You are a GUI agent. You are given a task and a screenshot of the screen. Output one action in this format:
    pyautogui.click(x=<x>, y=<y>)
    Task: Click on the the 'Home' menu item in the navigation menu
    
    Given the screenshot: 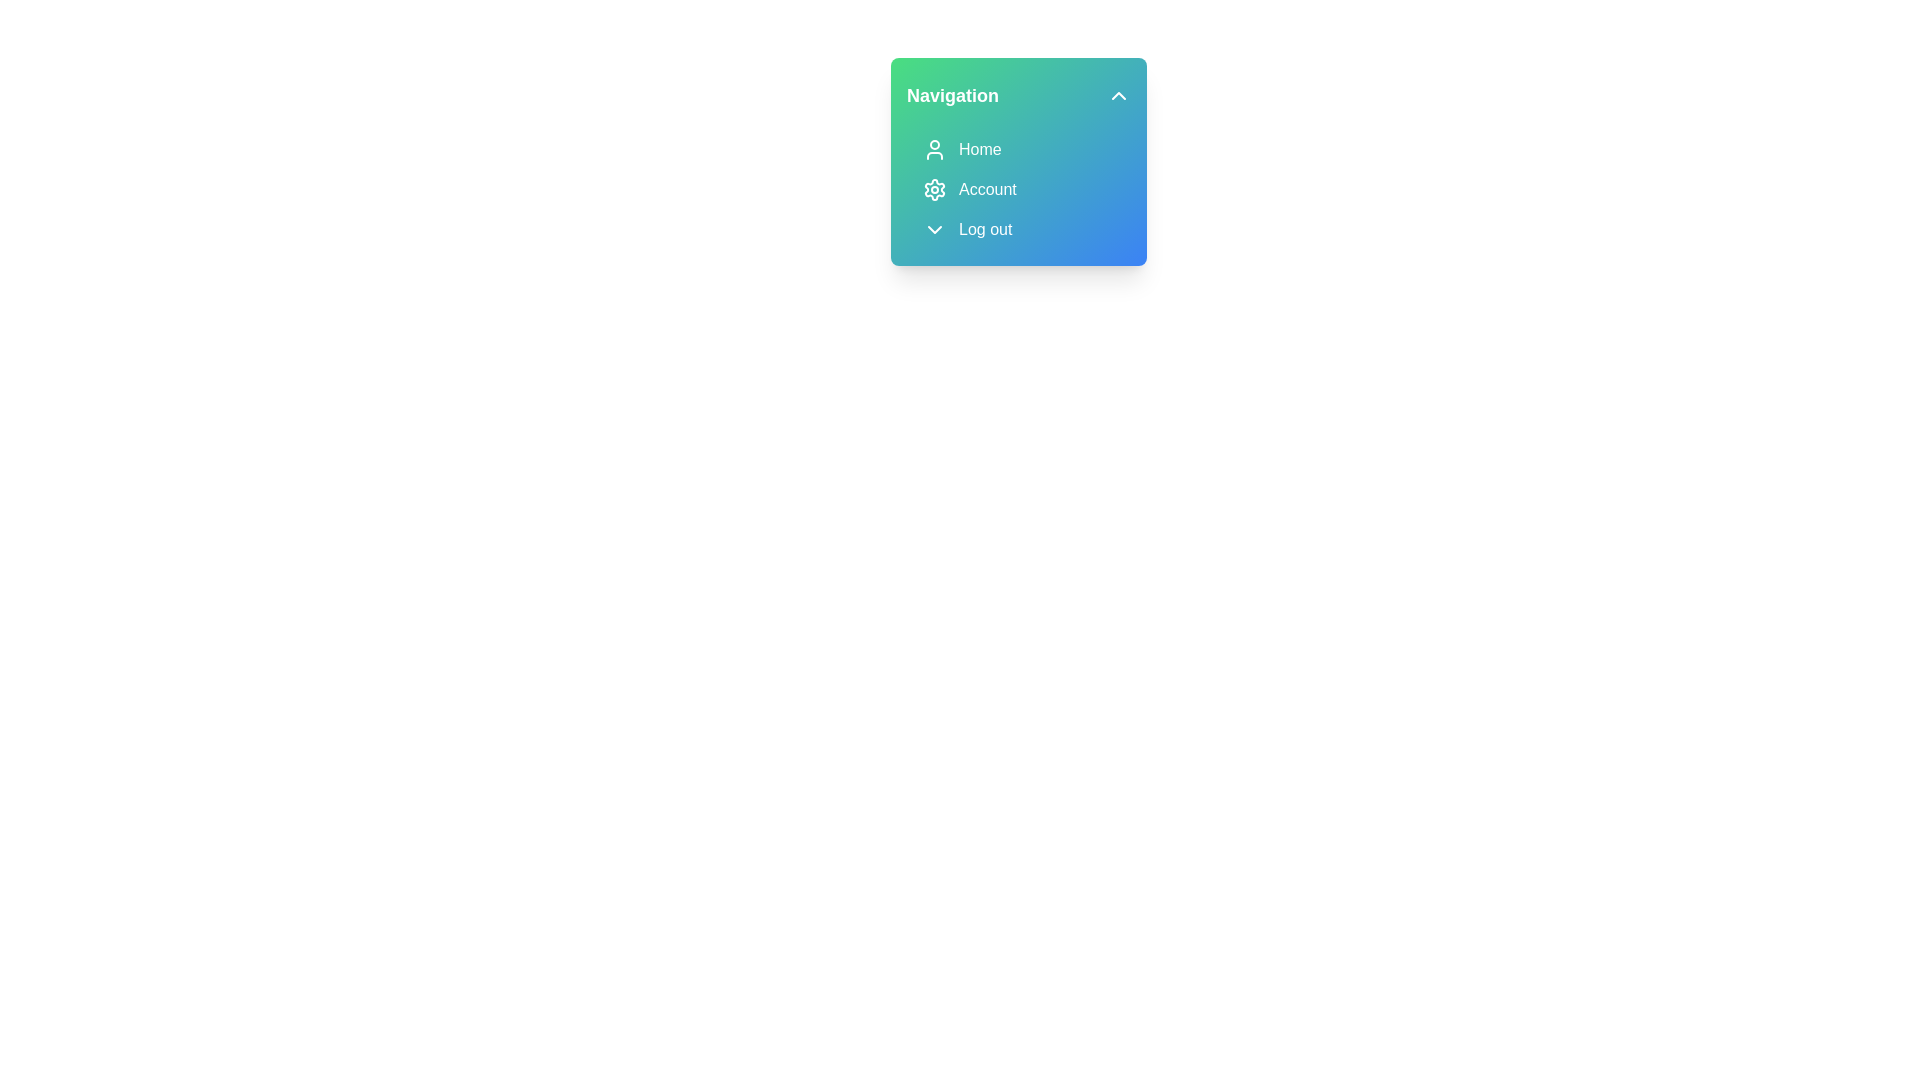 What is the action you would take?
    pyautogui.click(x=1018, y=149)
    